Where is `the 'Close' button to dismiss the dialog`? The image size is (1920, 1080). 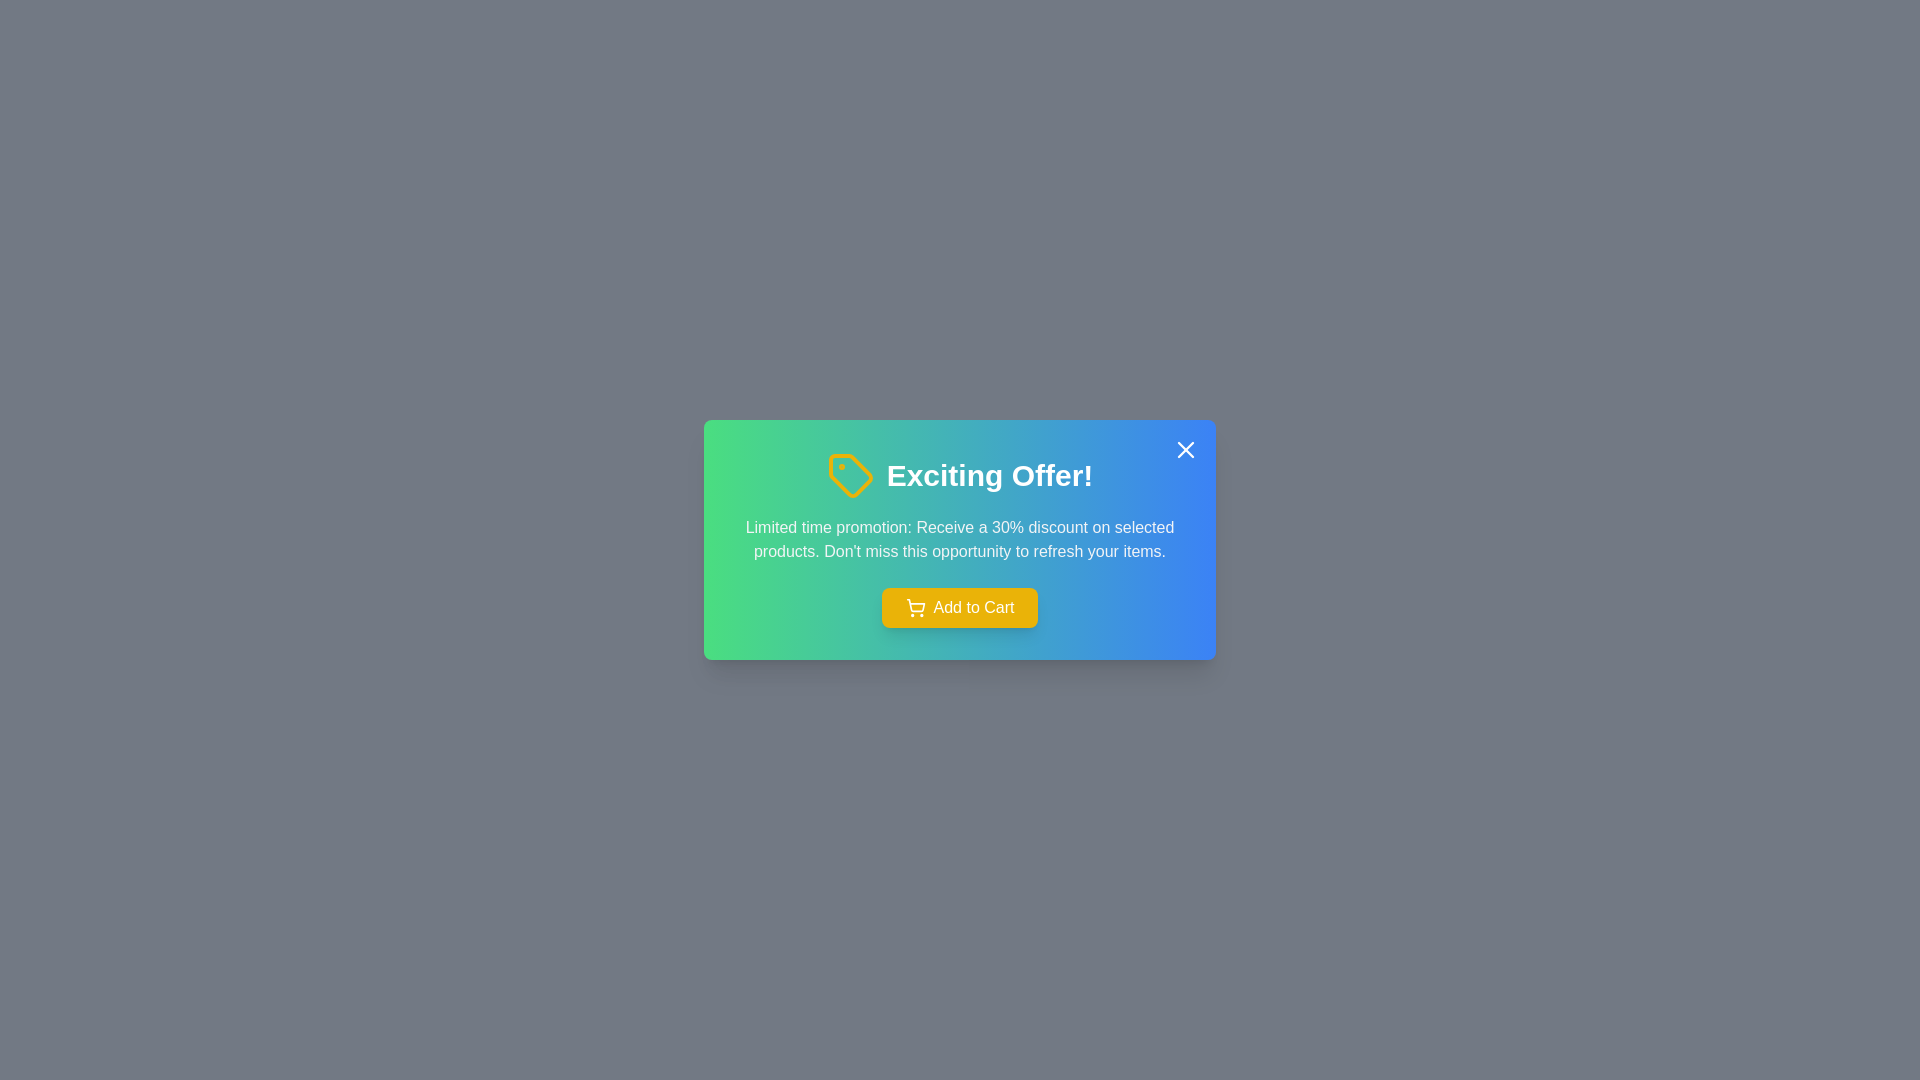
the 'Close' button to dismiss the dialog is located at coordinates (1185, 450).